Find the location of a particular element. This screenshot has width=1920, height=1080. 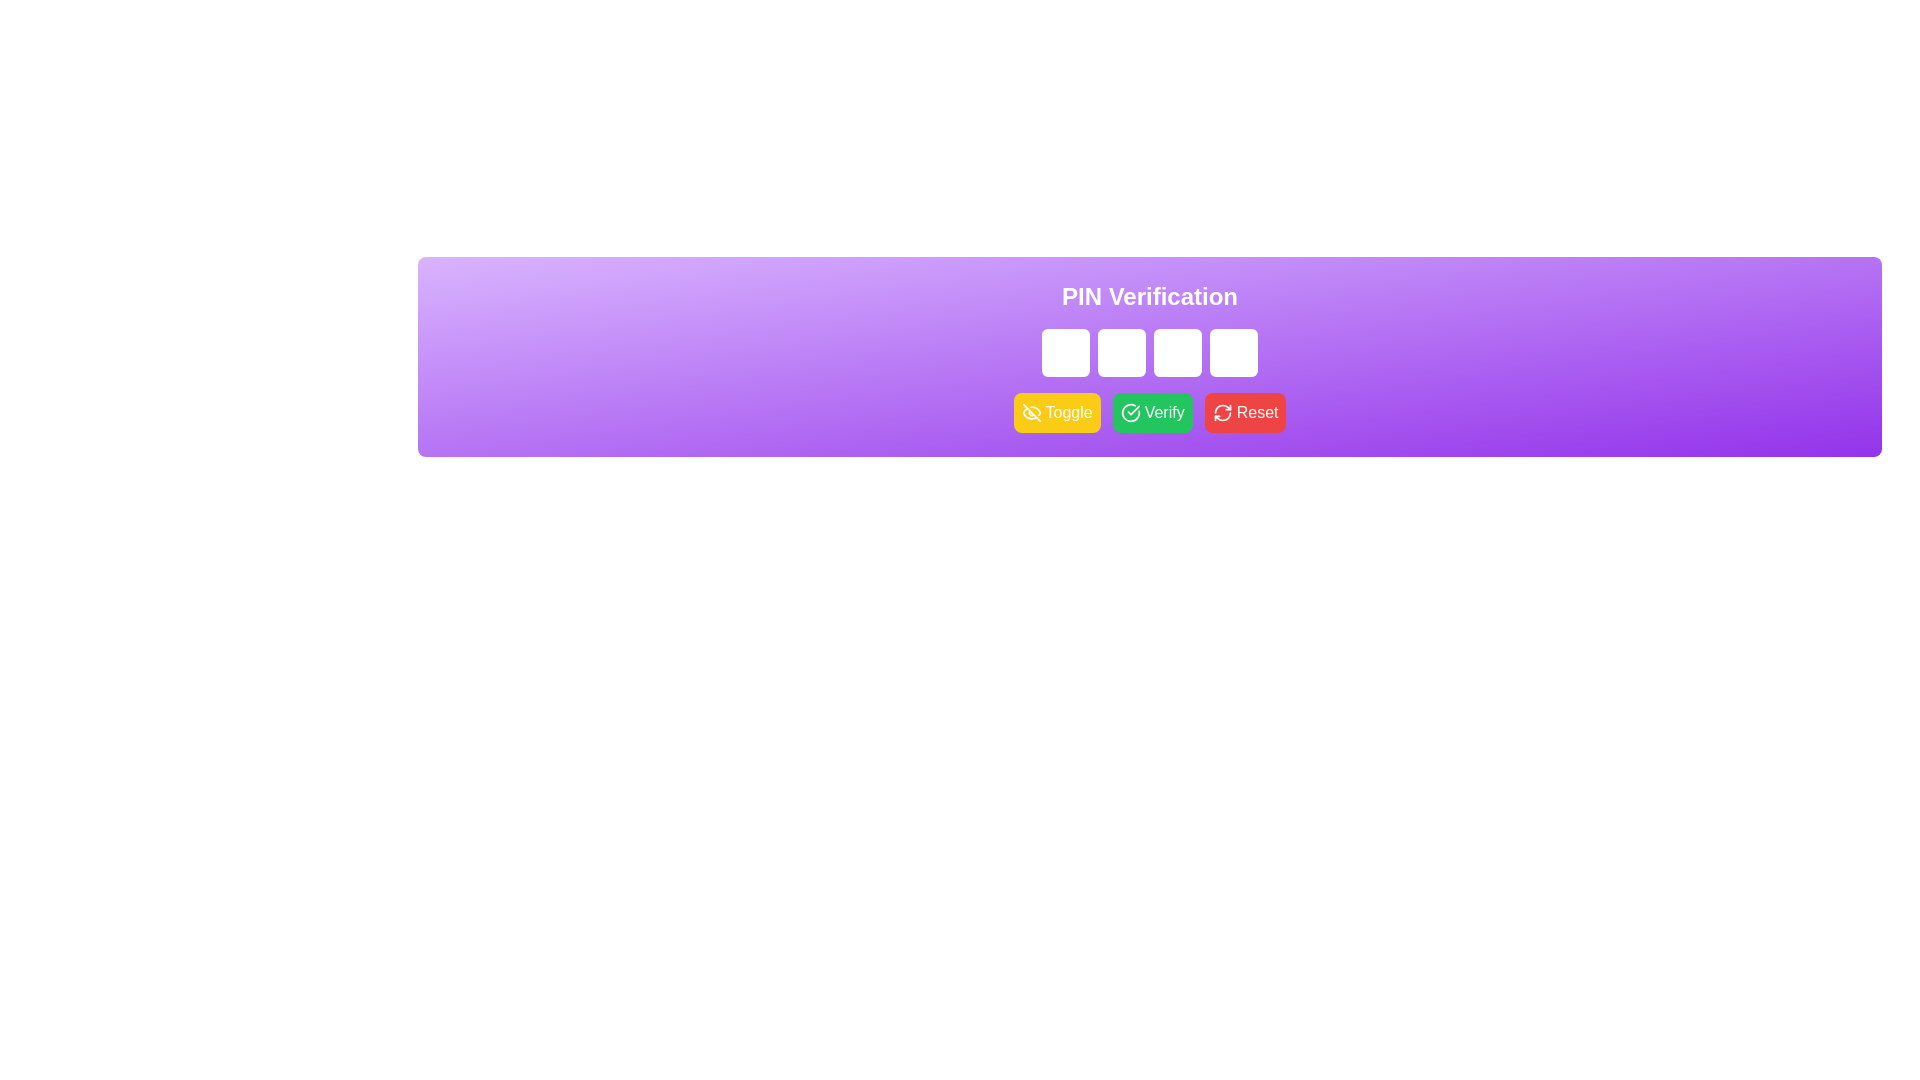

the icon within the 'Toggle' button that indicates the purpose to toggle visibility of the PIN input fields is located at coordinates (1031, 411).